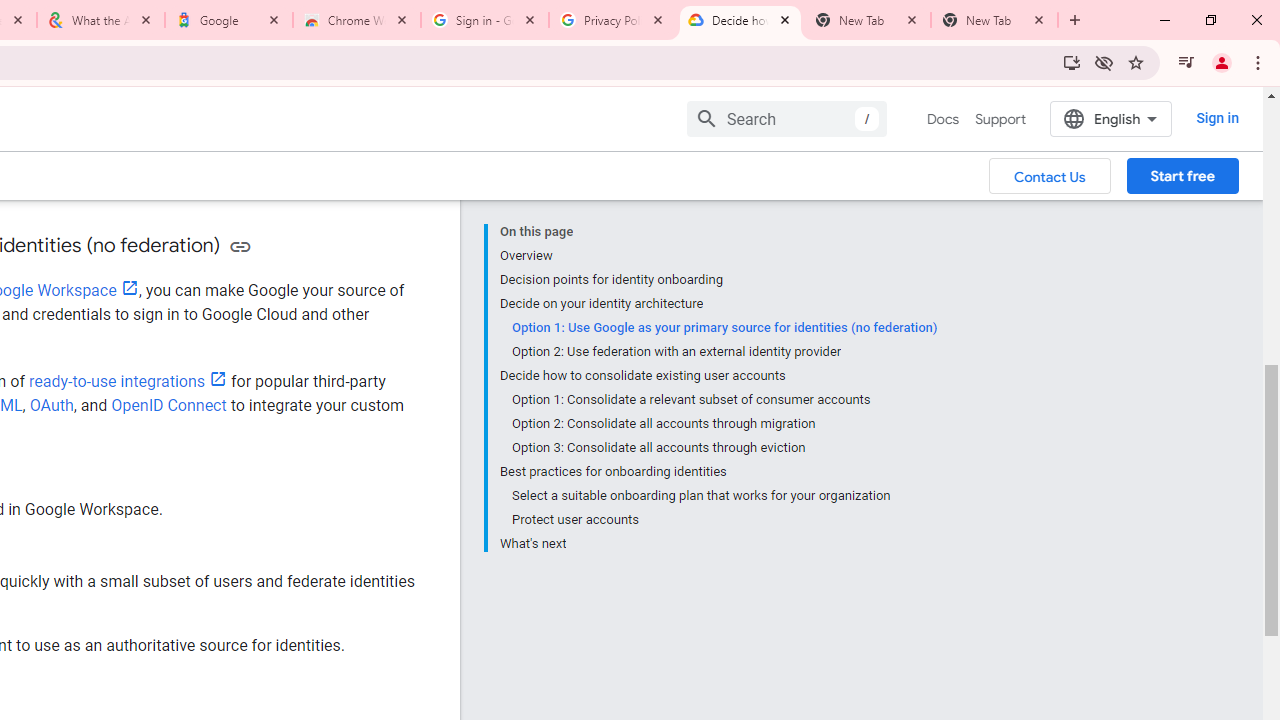 This screenshot has height=720, width=1280. What do you see at coordinates (229, 20) in the screenshot?
I see `'Google'` at bounding box center [229, 20].